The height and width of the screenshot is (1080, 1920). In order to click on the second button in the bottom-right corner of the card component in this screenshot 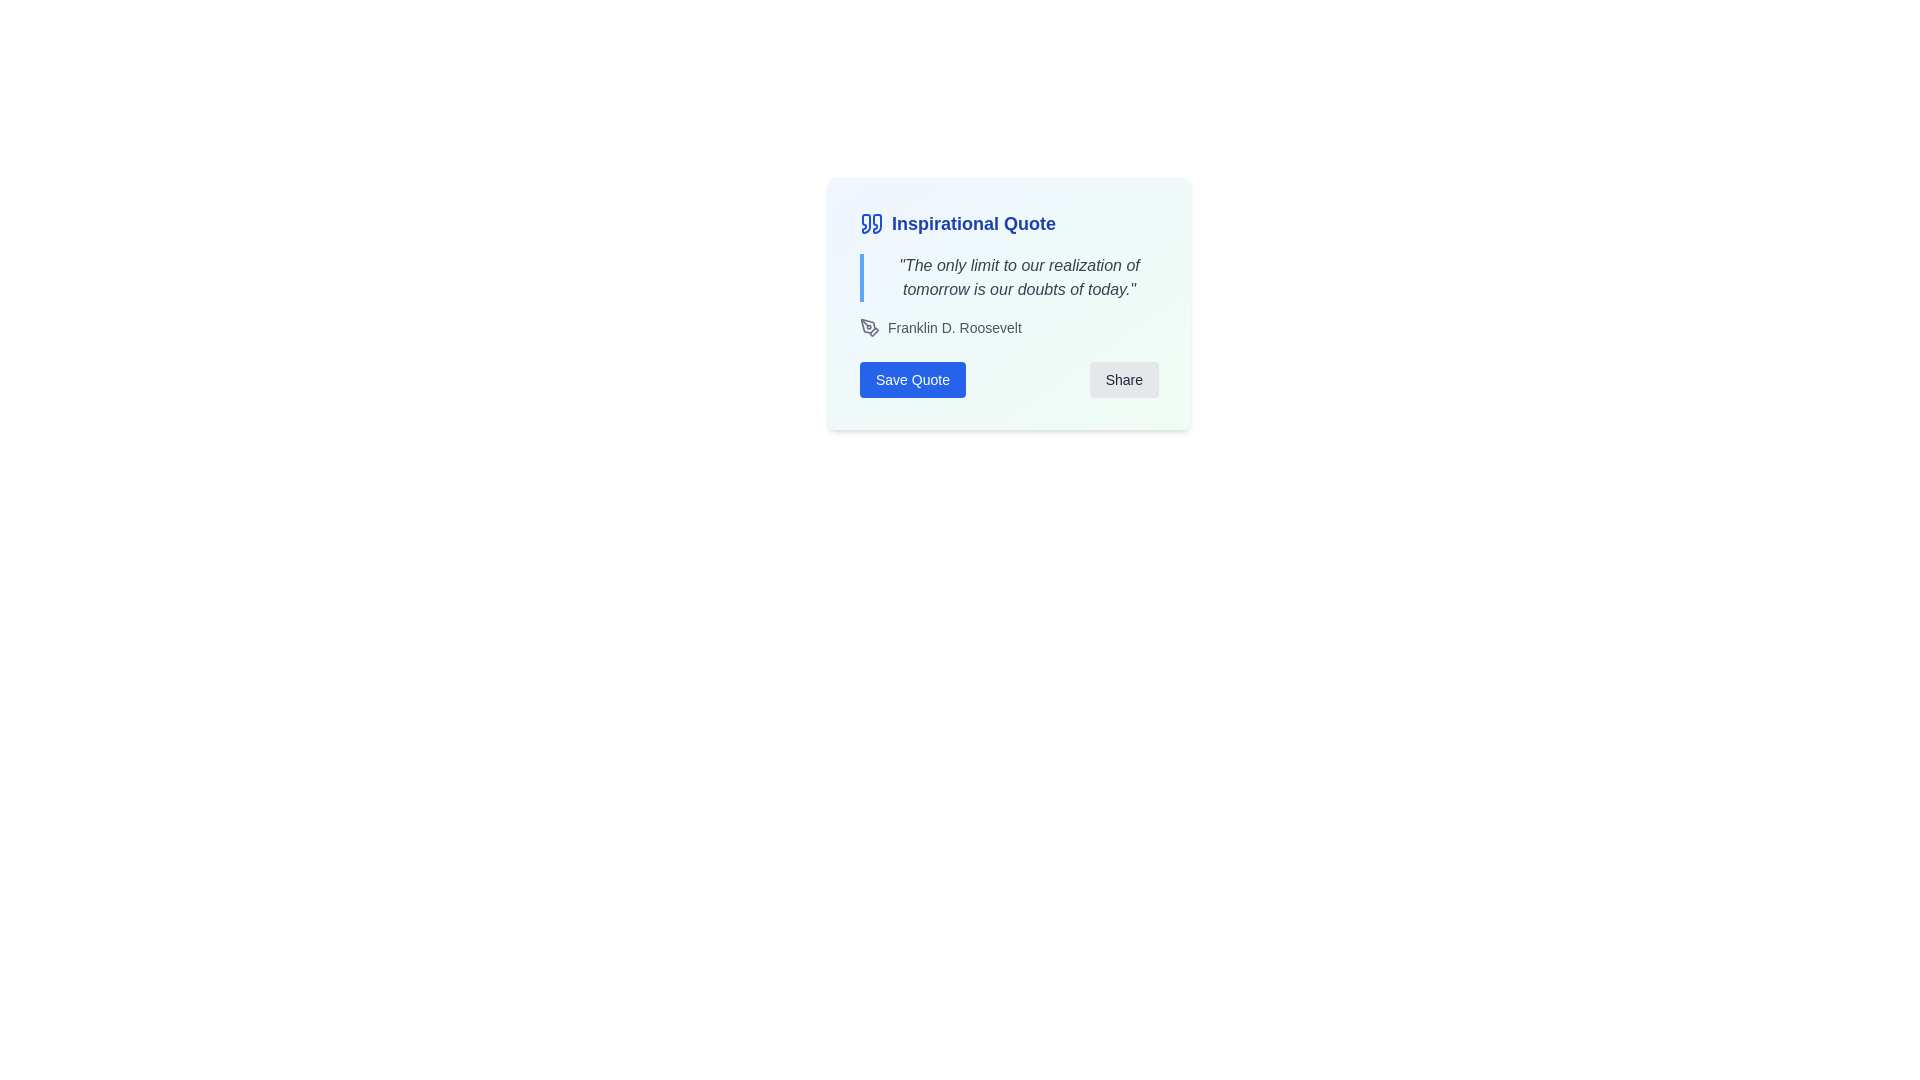, I will do `click(1124, 380)`.